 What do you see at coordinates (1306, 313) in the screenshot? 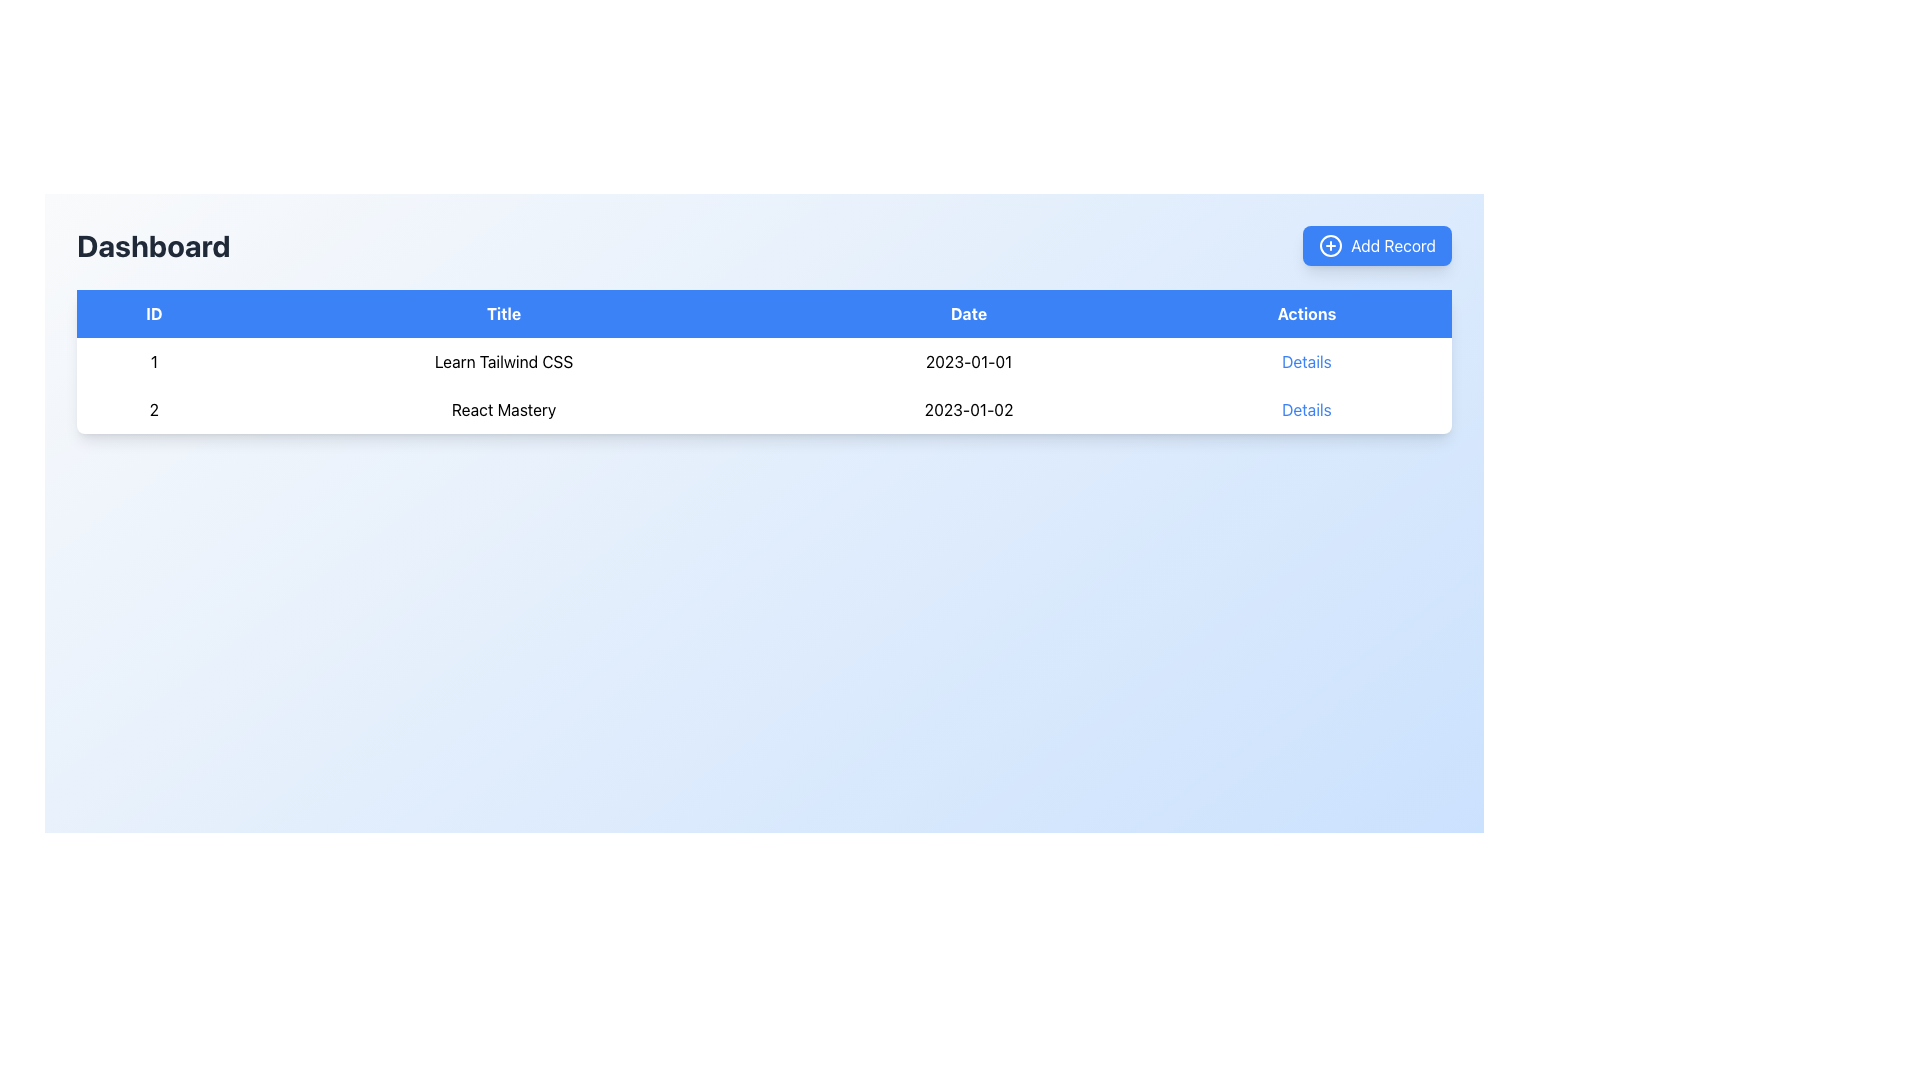
I see `the header label for the fourth column in the table, which follows 'ID', 'Title', and 'Date'` at bounding box center [1306, 313].